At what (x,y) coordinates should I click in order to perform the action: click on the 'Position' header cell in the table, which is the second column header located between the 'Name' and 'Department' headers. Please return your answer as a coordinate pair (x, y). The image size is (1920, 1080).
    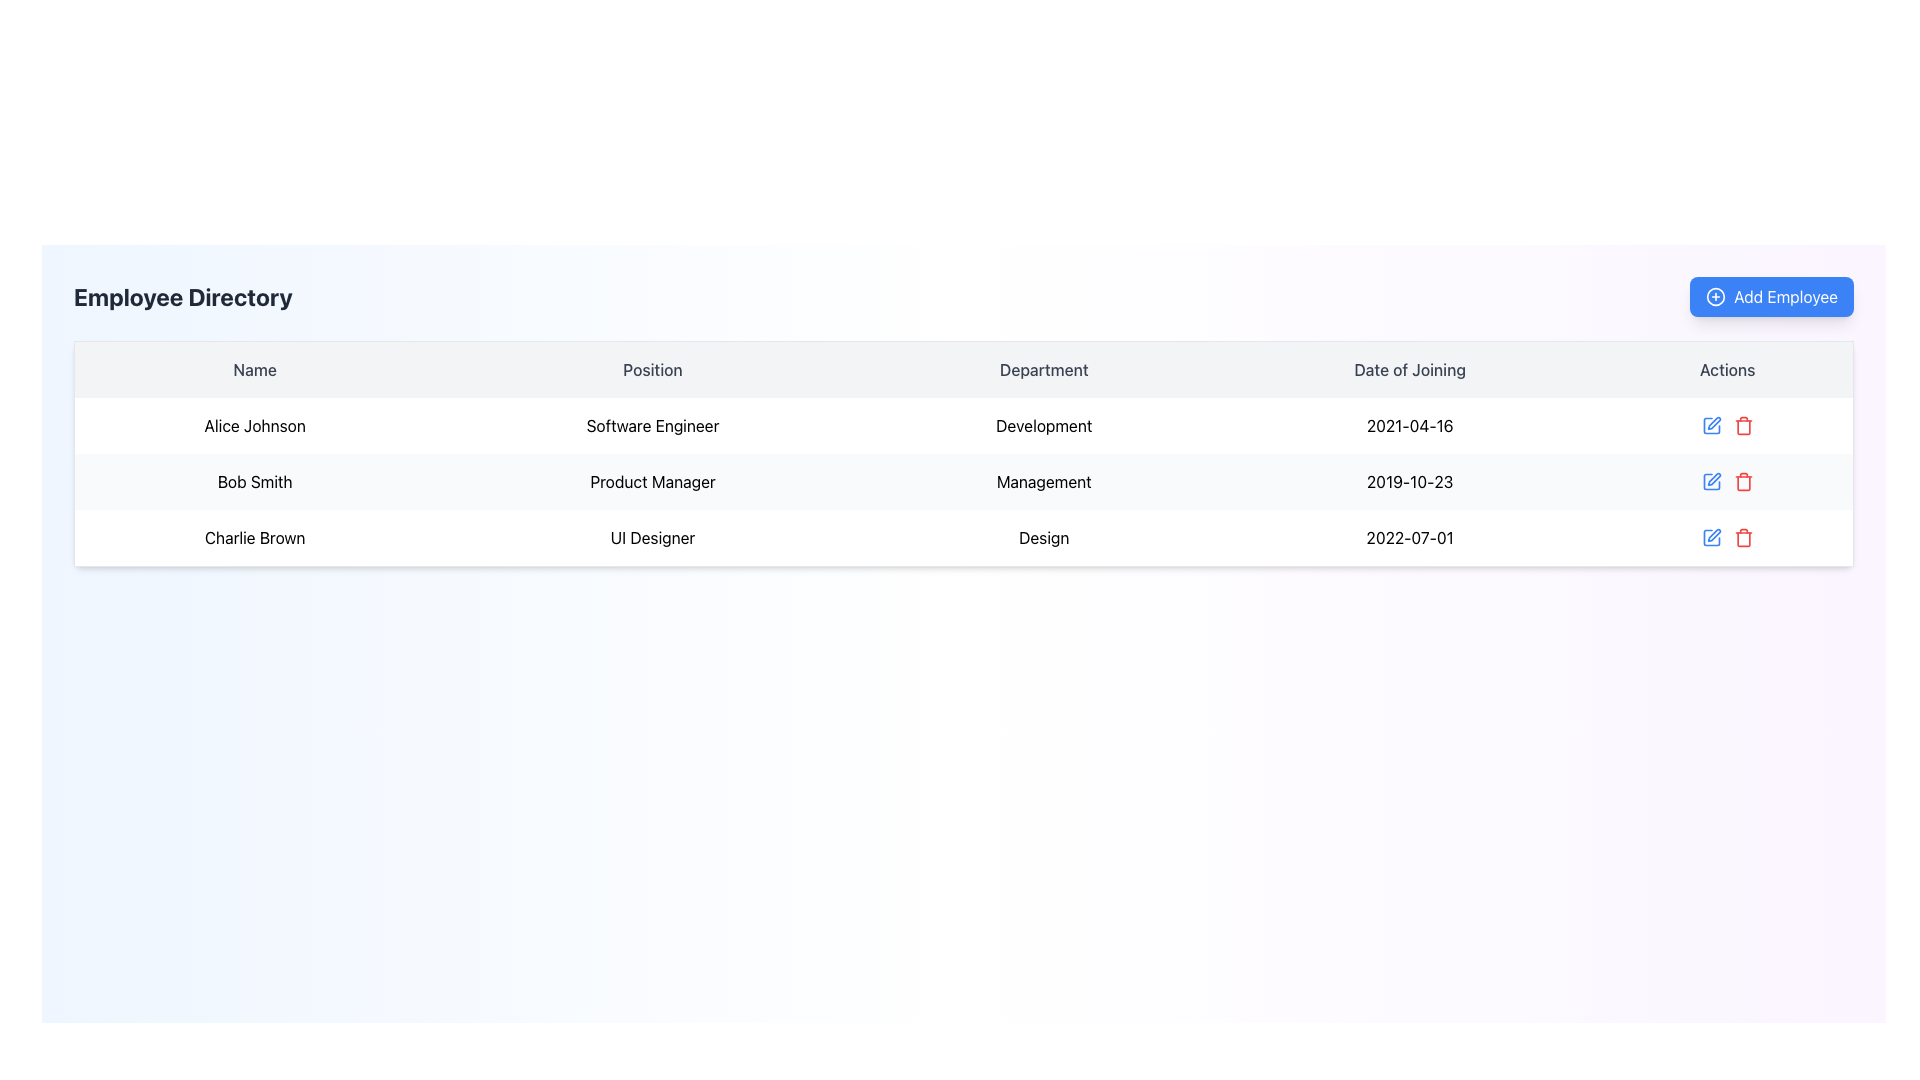
    Looking at the image, I should click on (652, 369).